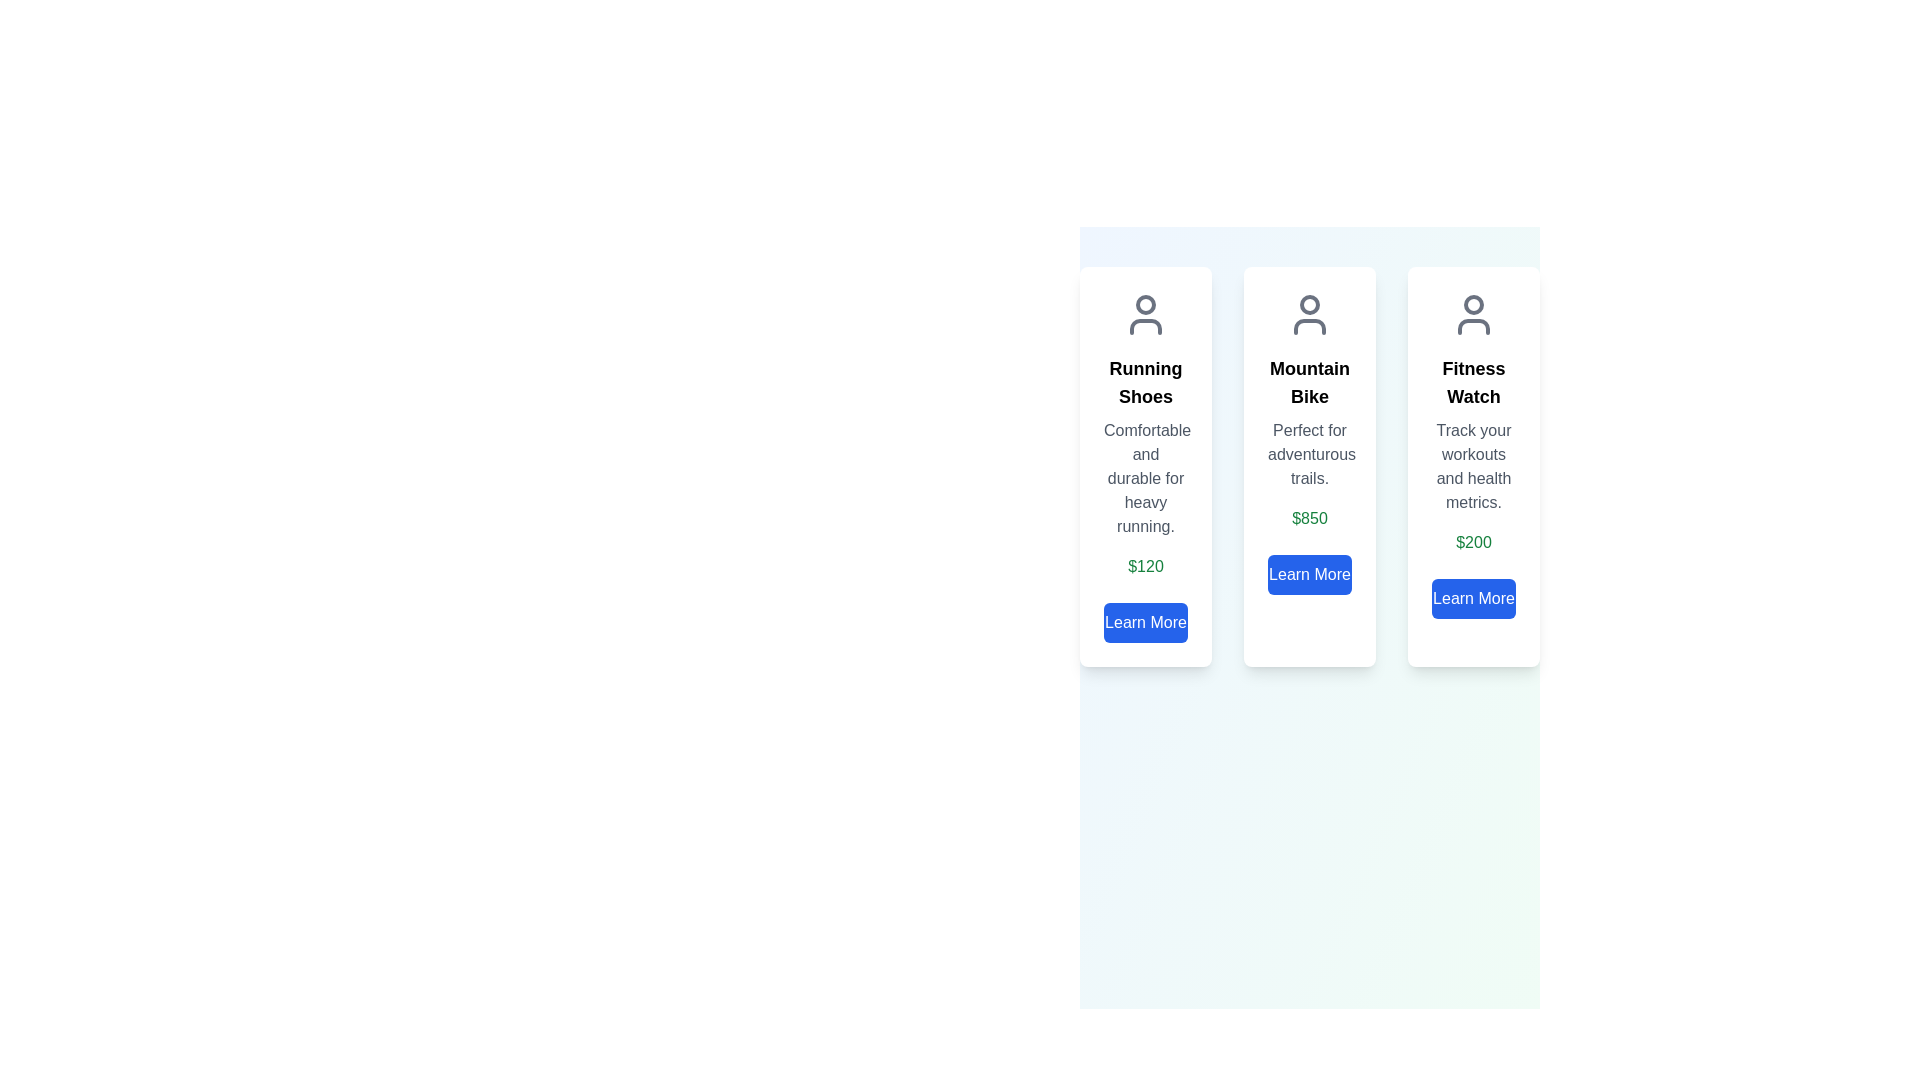 This screenshot has width=1920, height=1080. What do you see at coordinates (1310, 304) in the screenshot?
I see `the Circular decorative graphic located at the top of the 'Mountain Bike' card, which serves as a visual marker within the profile icon` at bounding box center [1310, 304].